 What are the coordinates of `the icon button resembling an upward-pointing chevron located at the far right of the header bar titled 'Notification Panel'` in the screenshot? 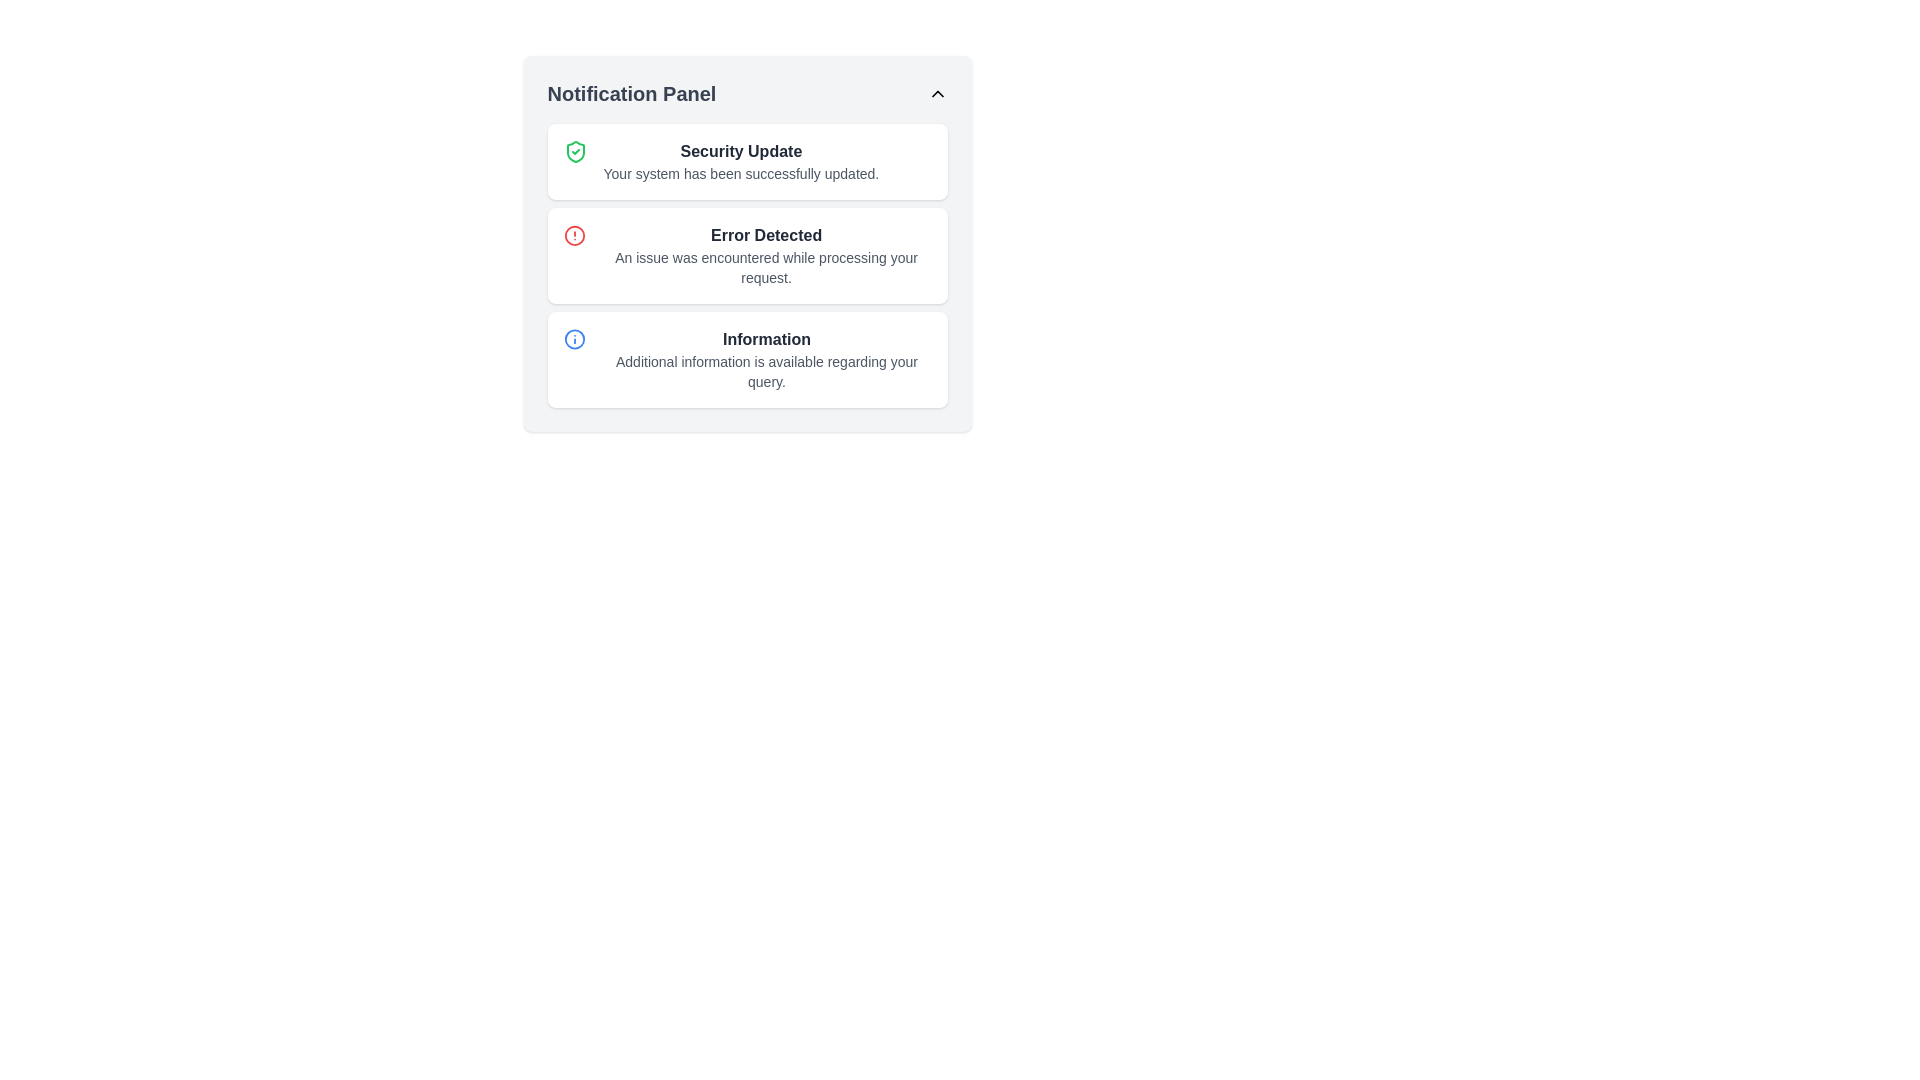 It's located at (936, 93).